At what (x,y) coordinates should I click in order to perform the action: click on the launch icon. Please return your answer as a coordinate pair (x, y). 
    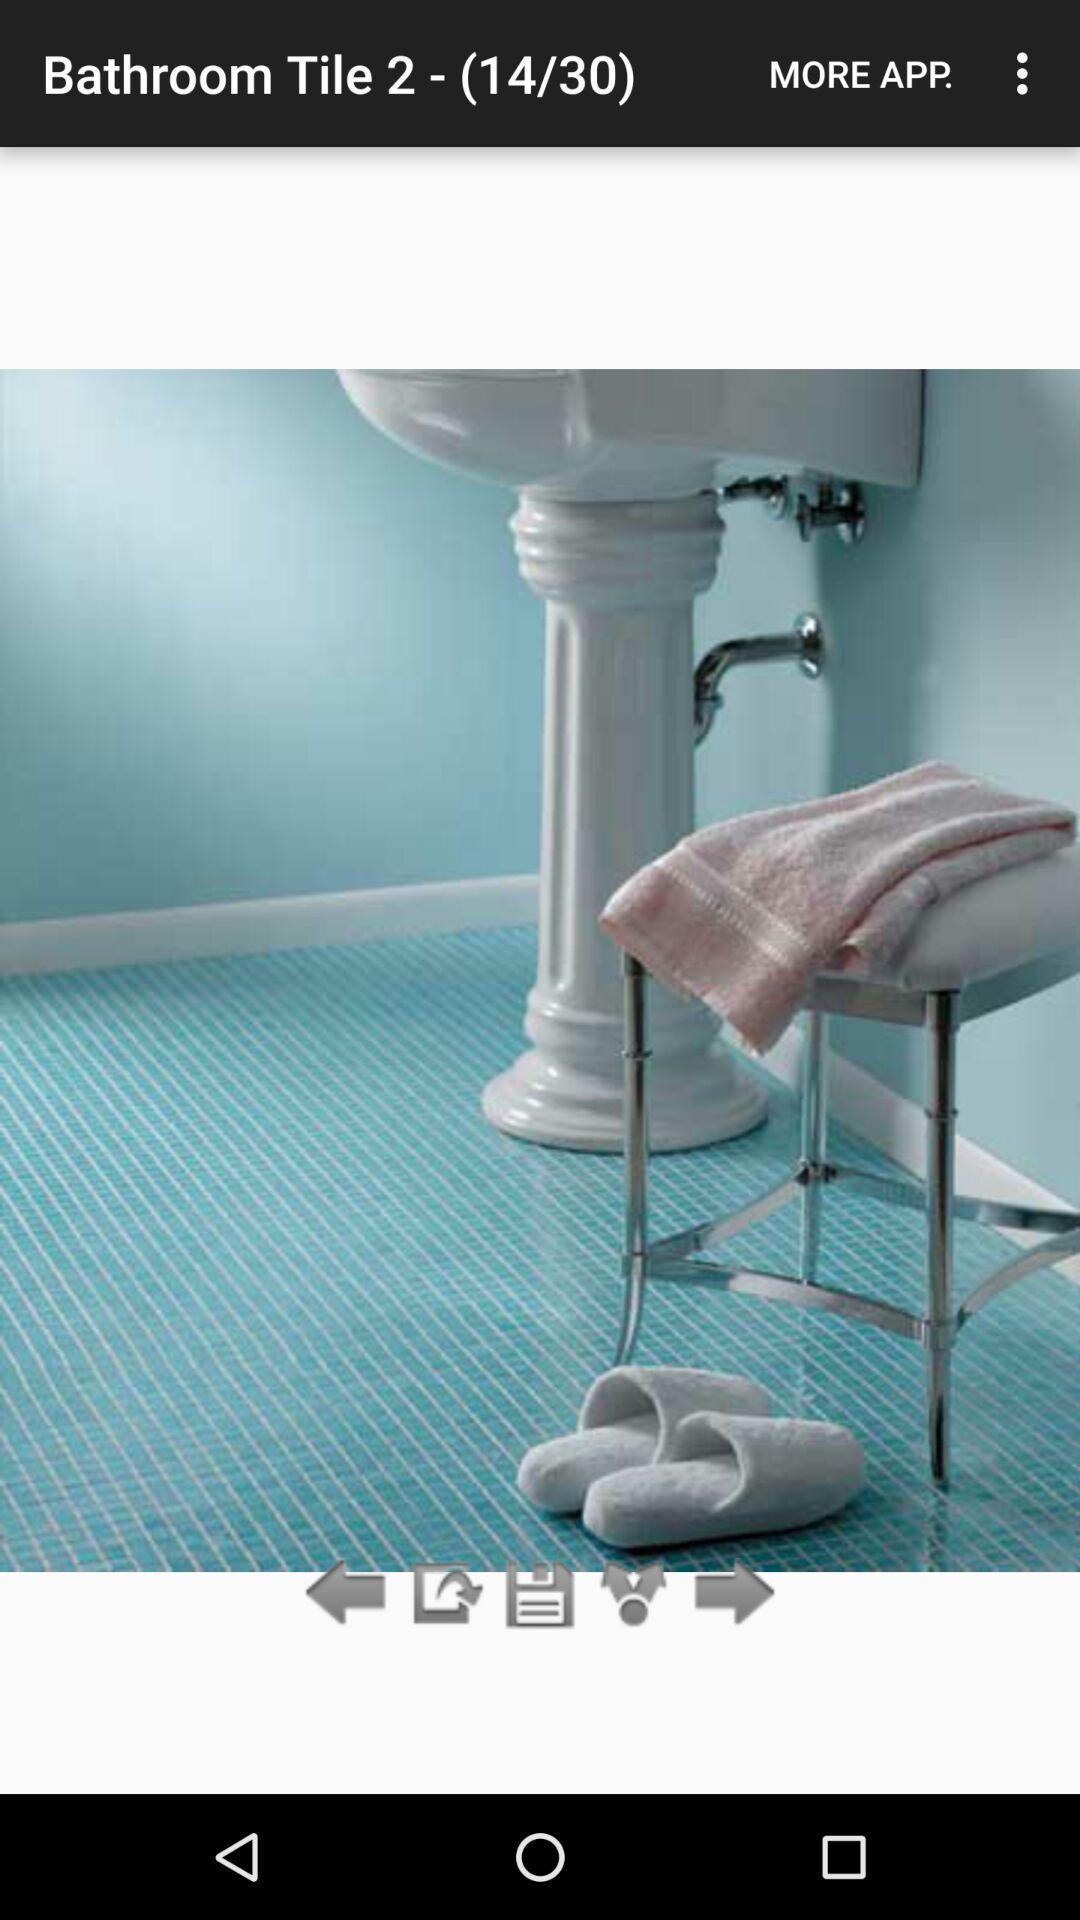
    Looking at the image, I should click on (444, 1593).